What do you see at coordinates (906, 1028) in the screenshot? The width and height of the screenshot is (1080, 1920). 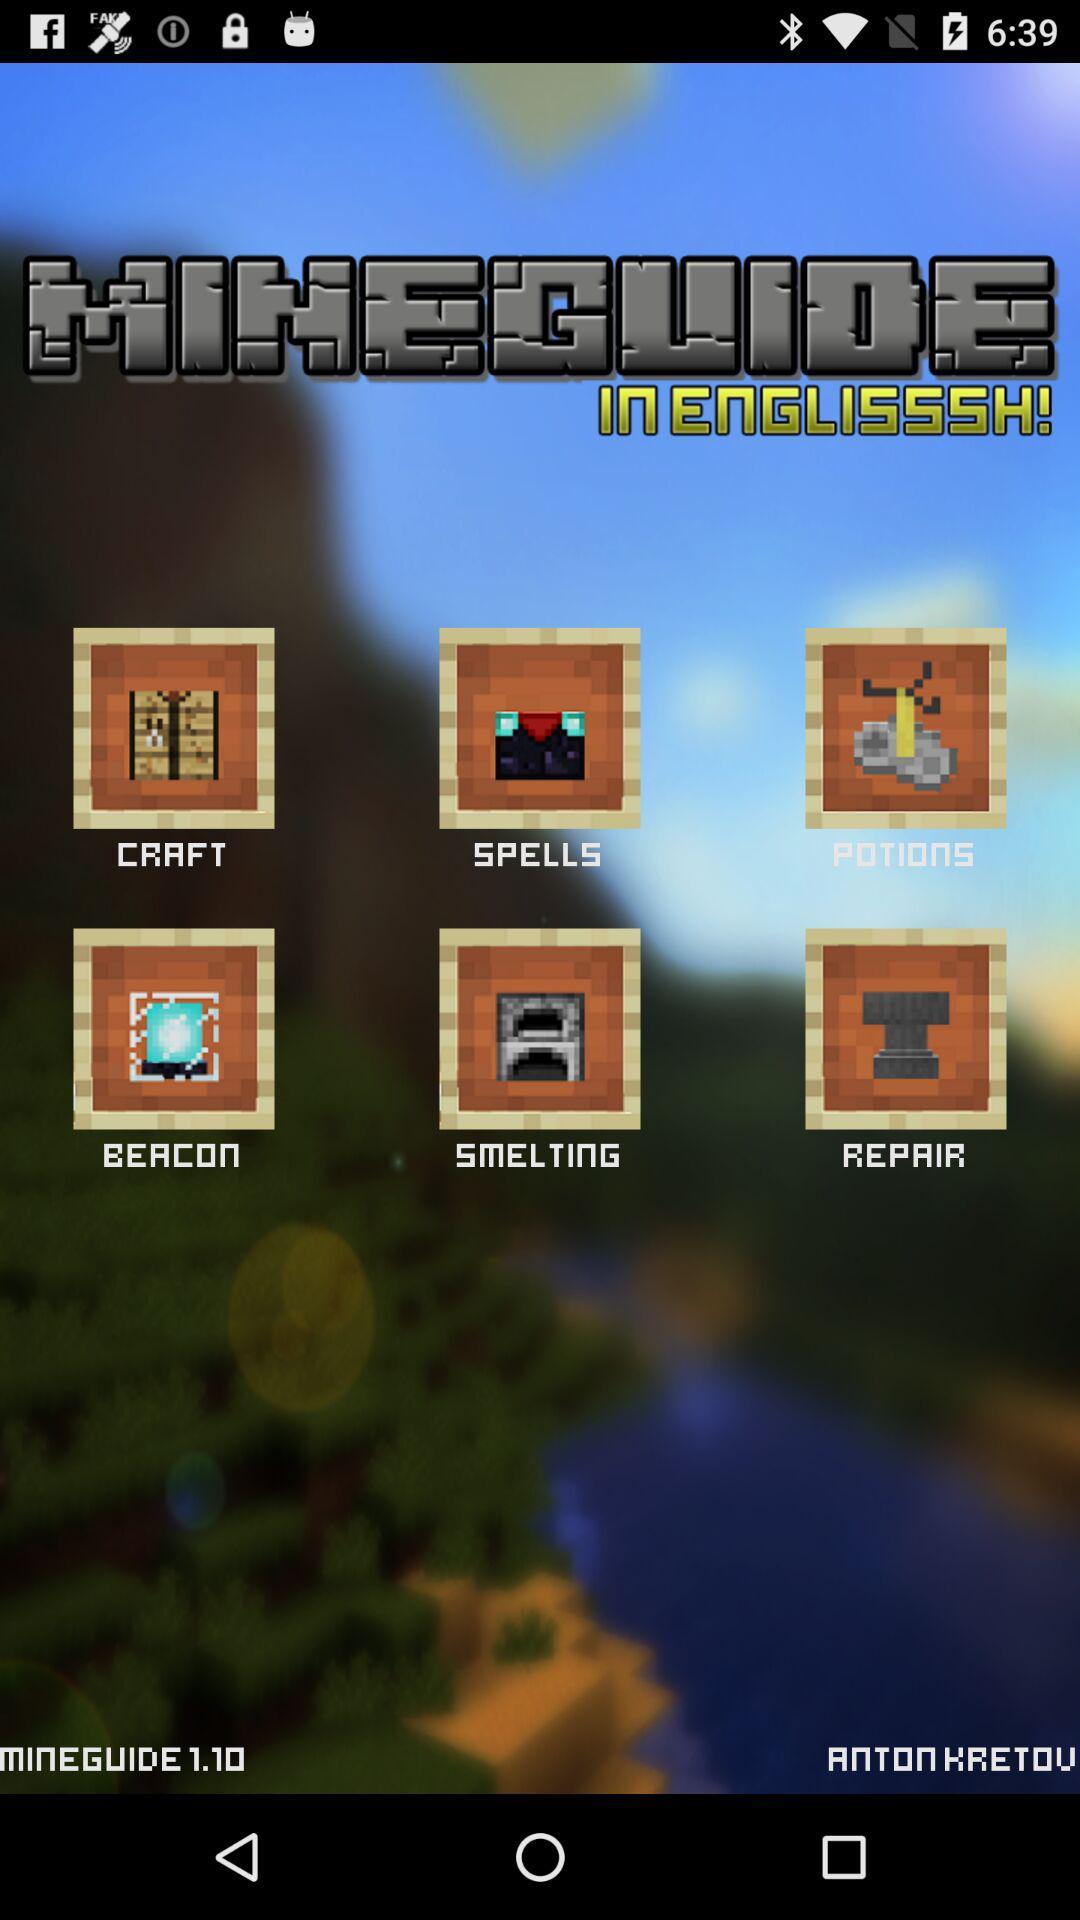 I see `the icon above the repair` at bounding box center [906, 1028].